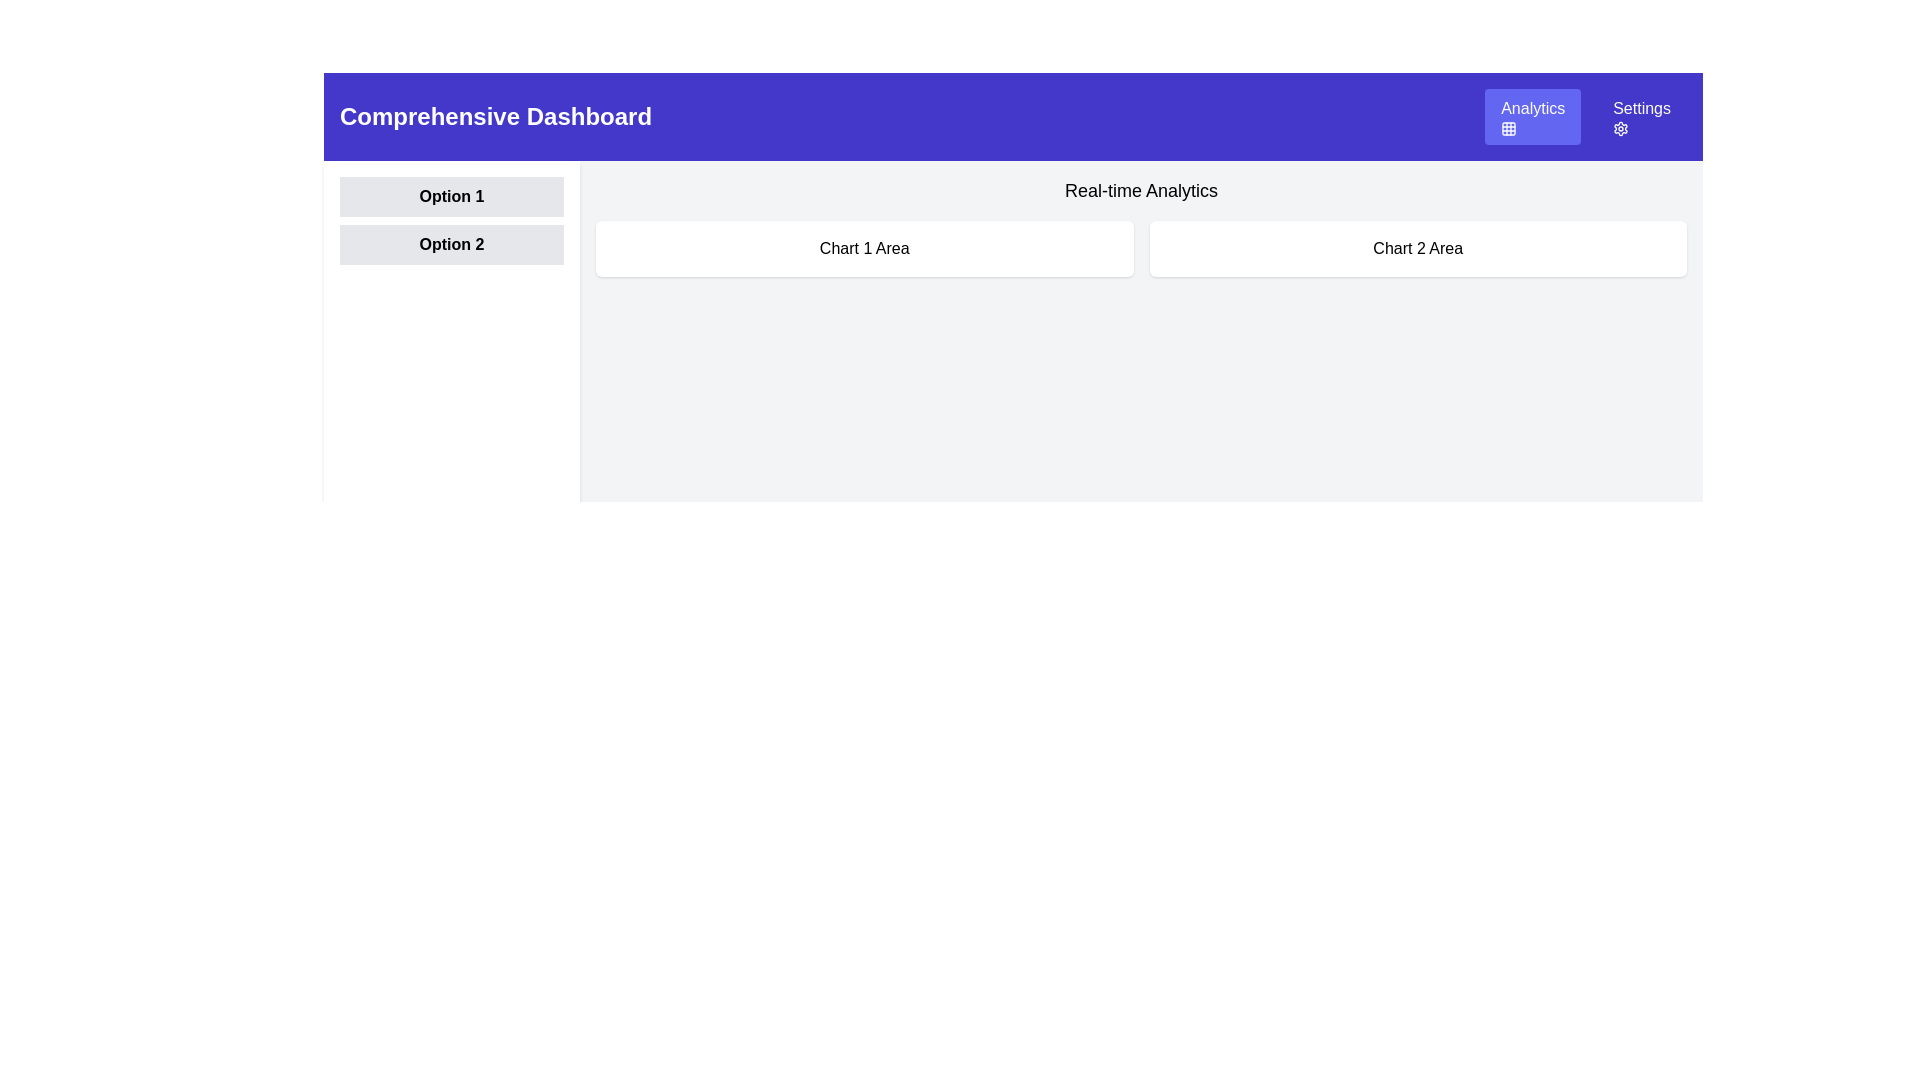 This screenshot has height=1080, width=1920. I want to click on the small cogwheel icon representing settings, located near the 'Settings' label in the top-right corner of the interface, so click(1621, 128).